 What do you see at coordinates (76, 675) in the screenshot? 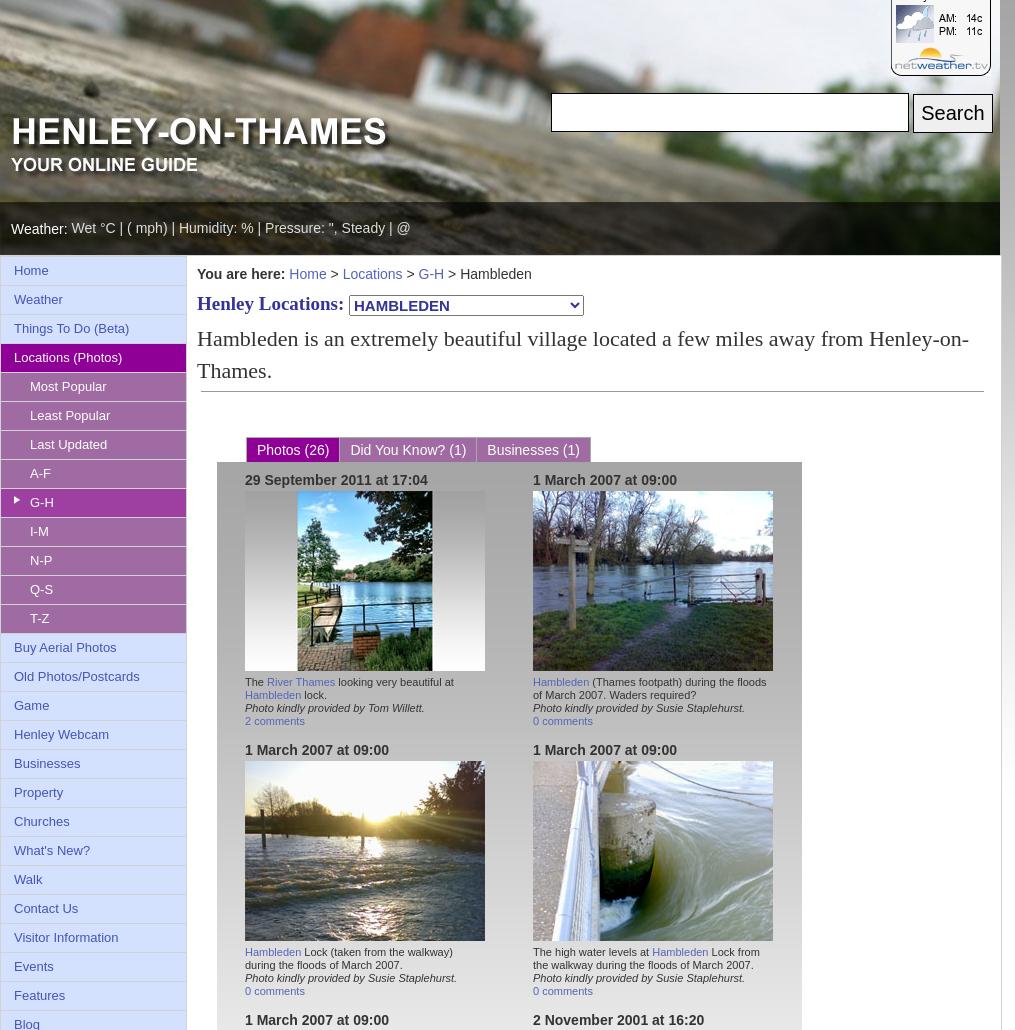
I see `'Old Photos/Postcards'` at bounding box center [76, 675].